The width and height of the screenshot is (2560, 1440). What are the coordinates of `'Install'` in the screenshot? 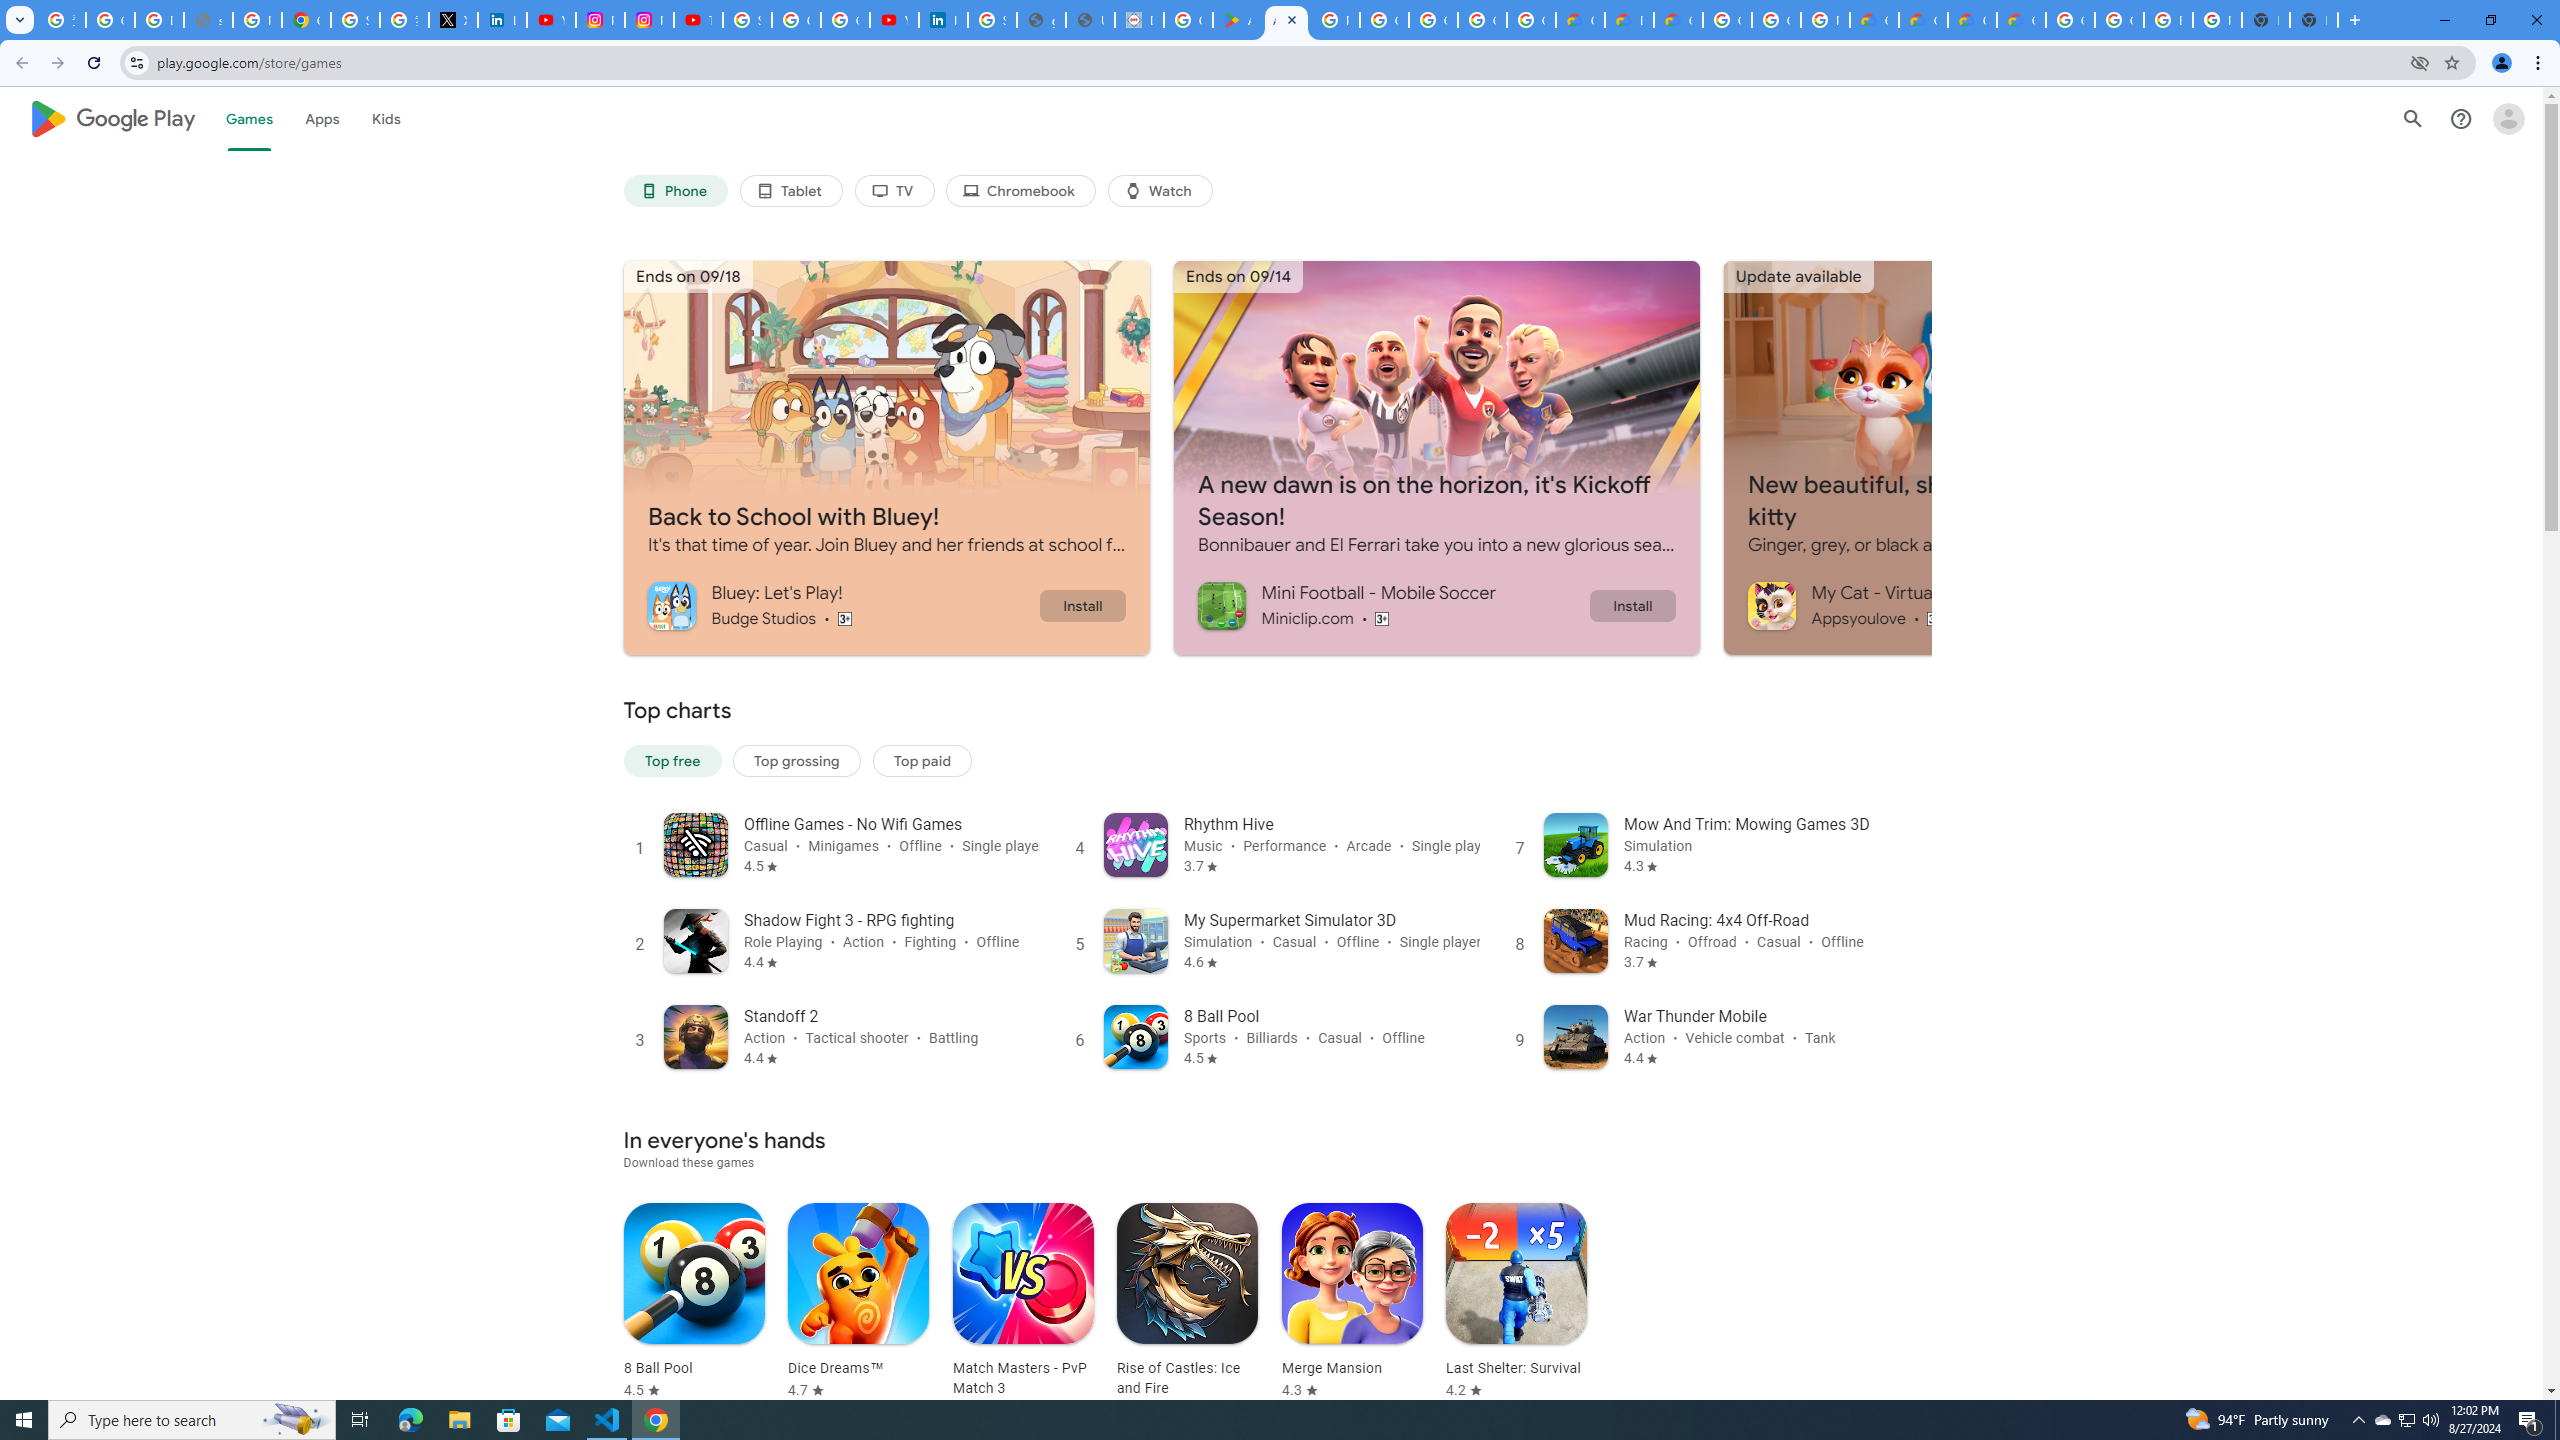 It's located at (1632, 605).